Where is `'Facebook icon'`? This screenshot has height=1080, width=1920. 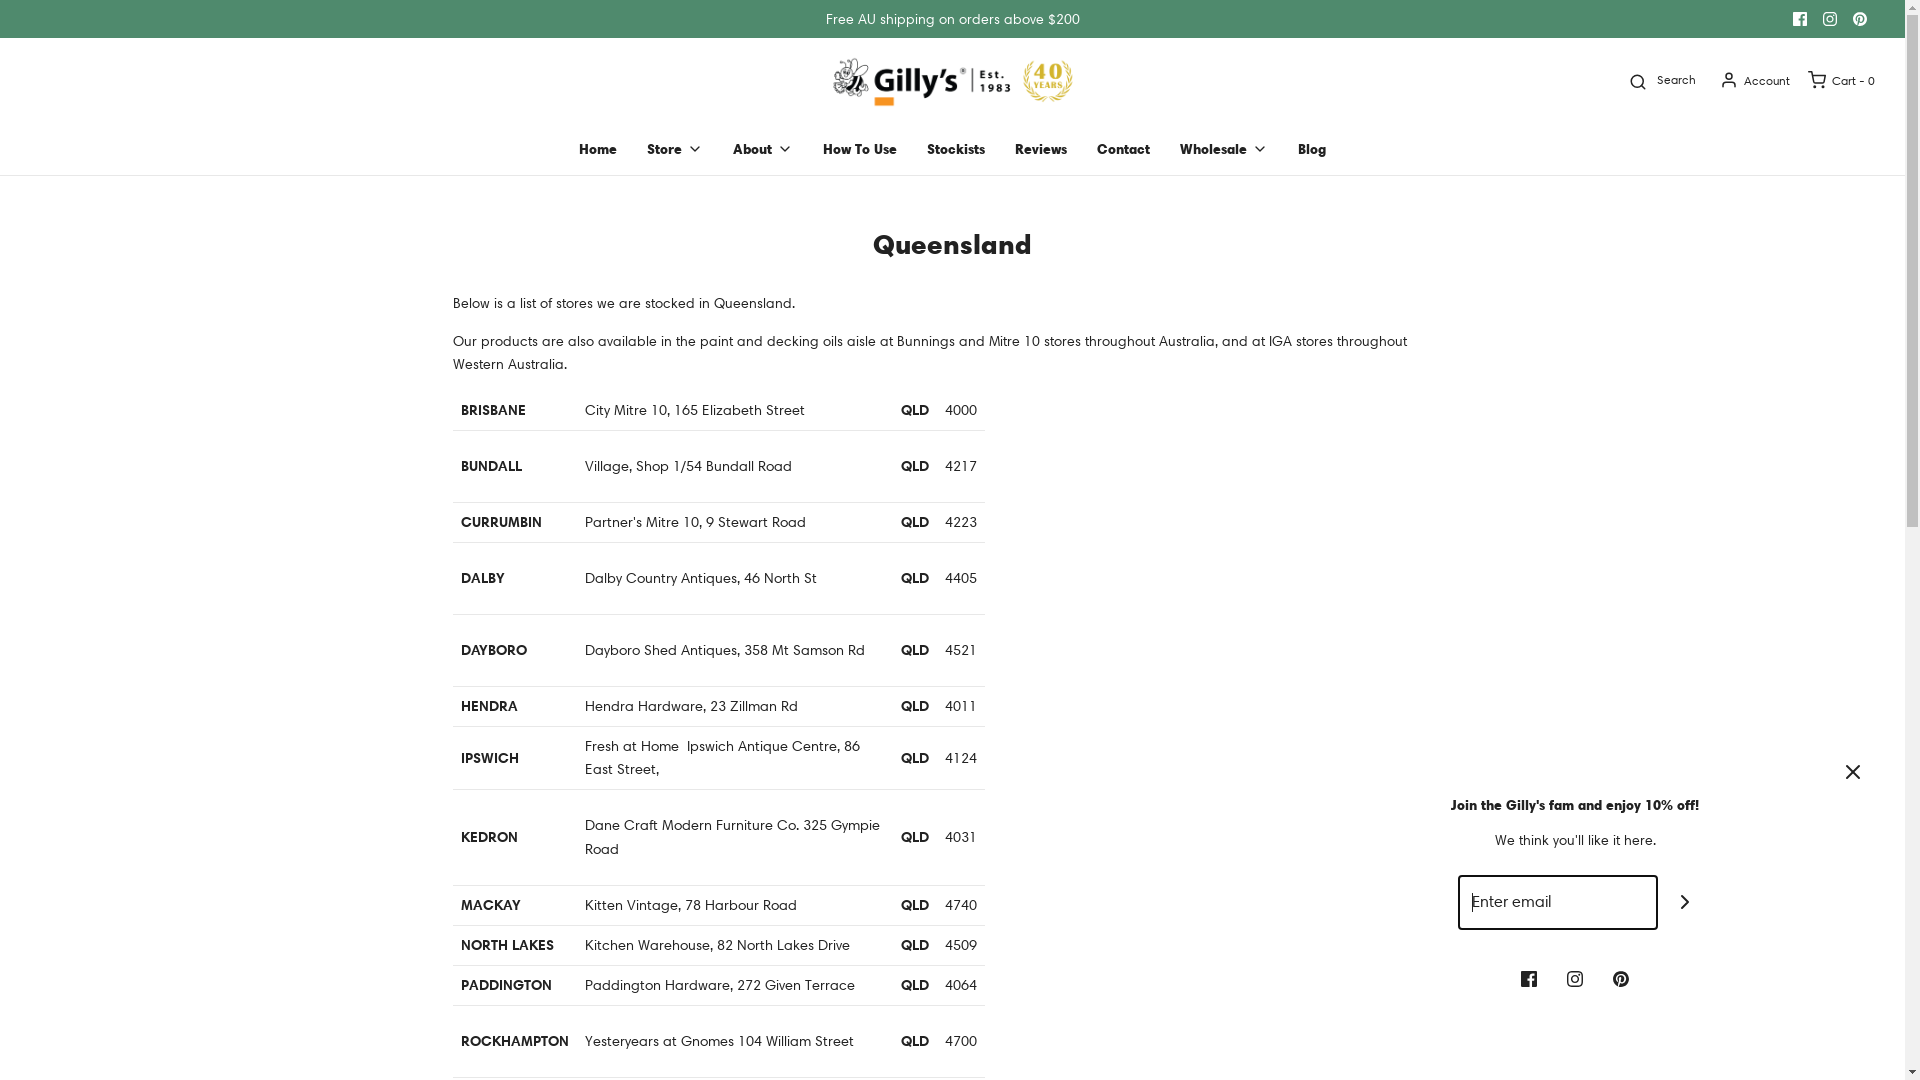
'Facebook icon' is located at coordinates (1528, 975).